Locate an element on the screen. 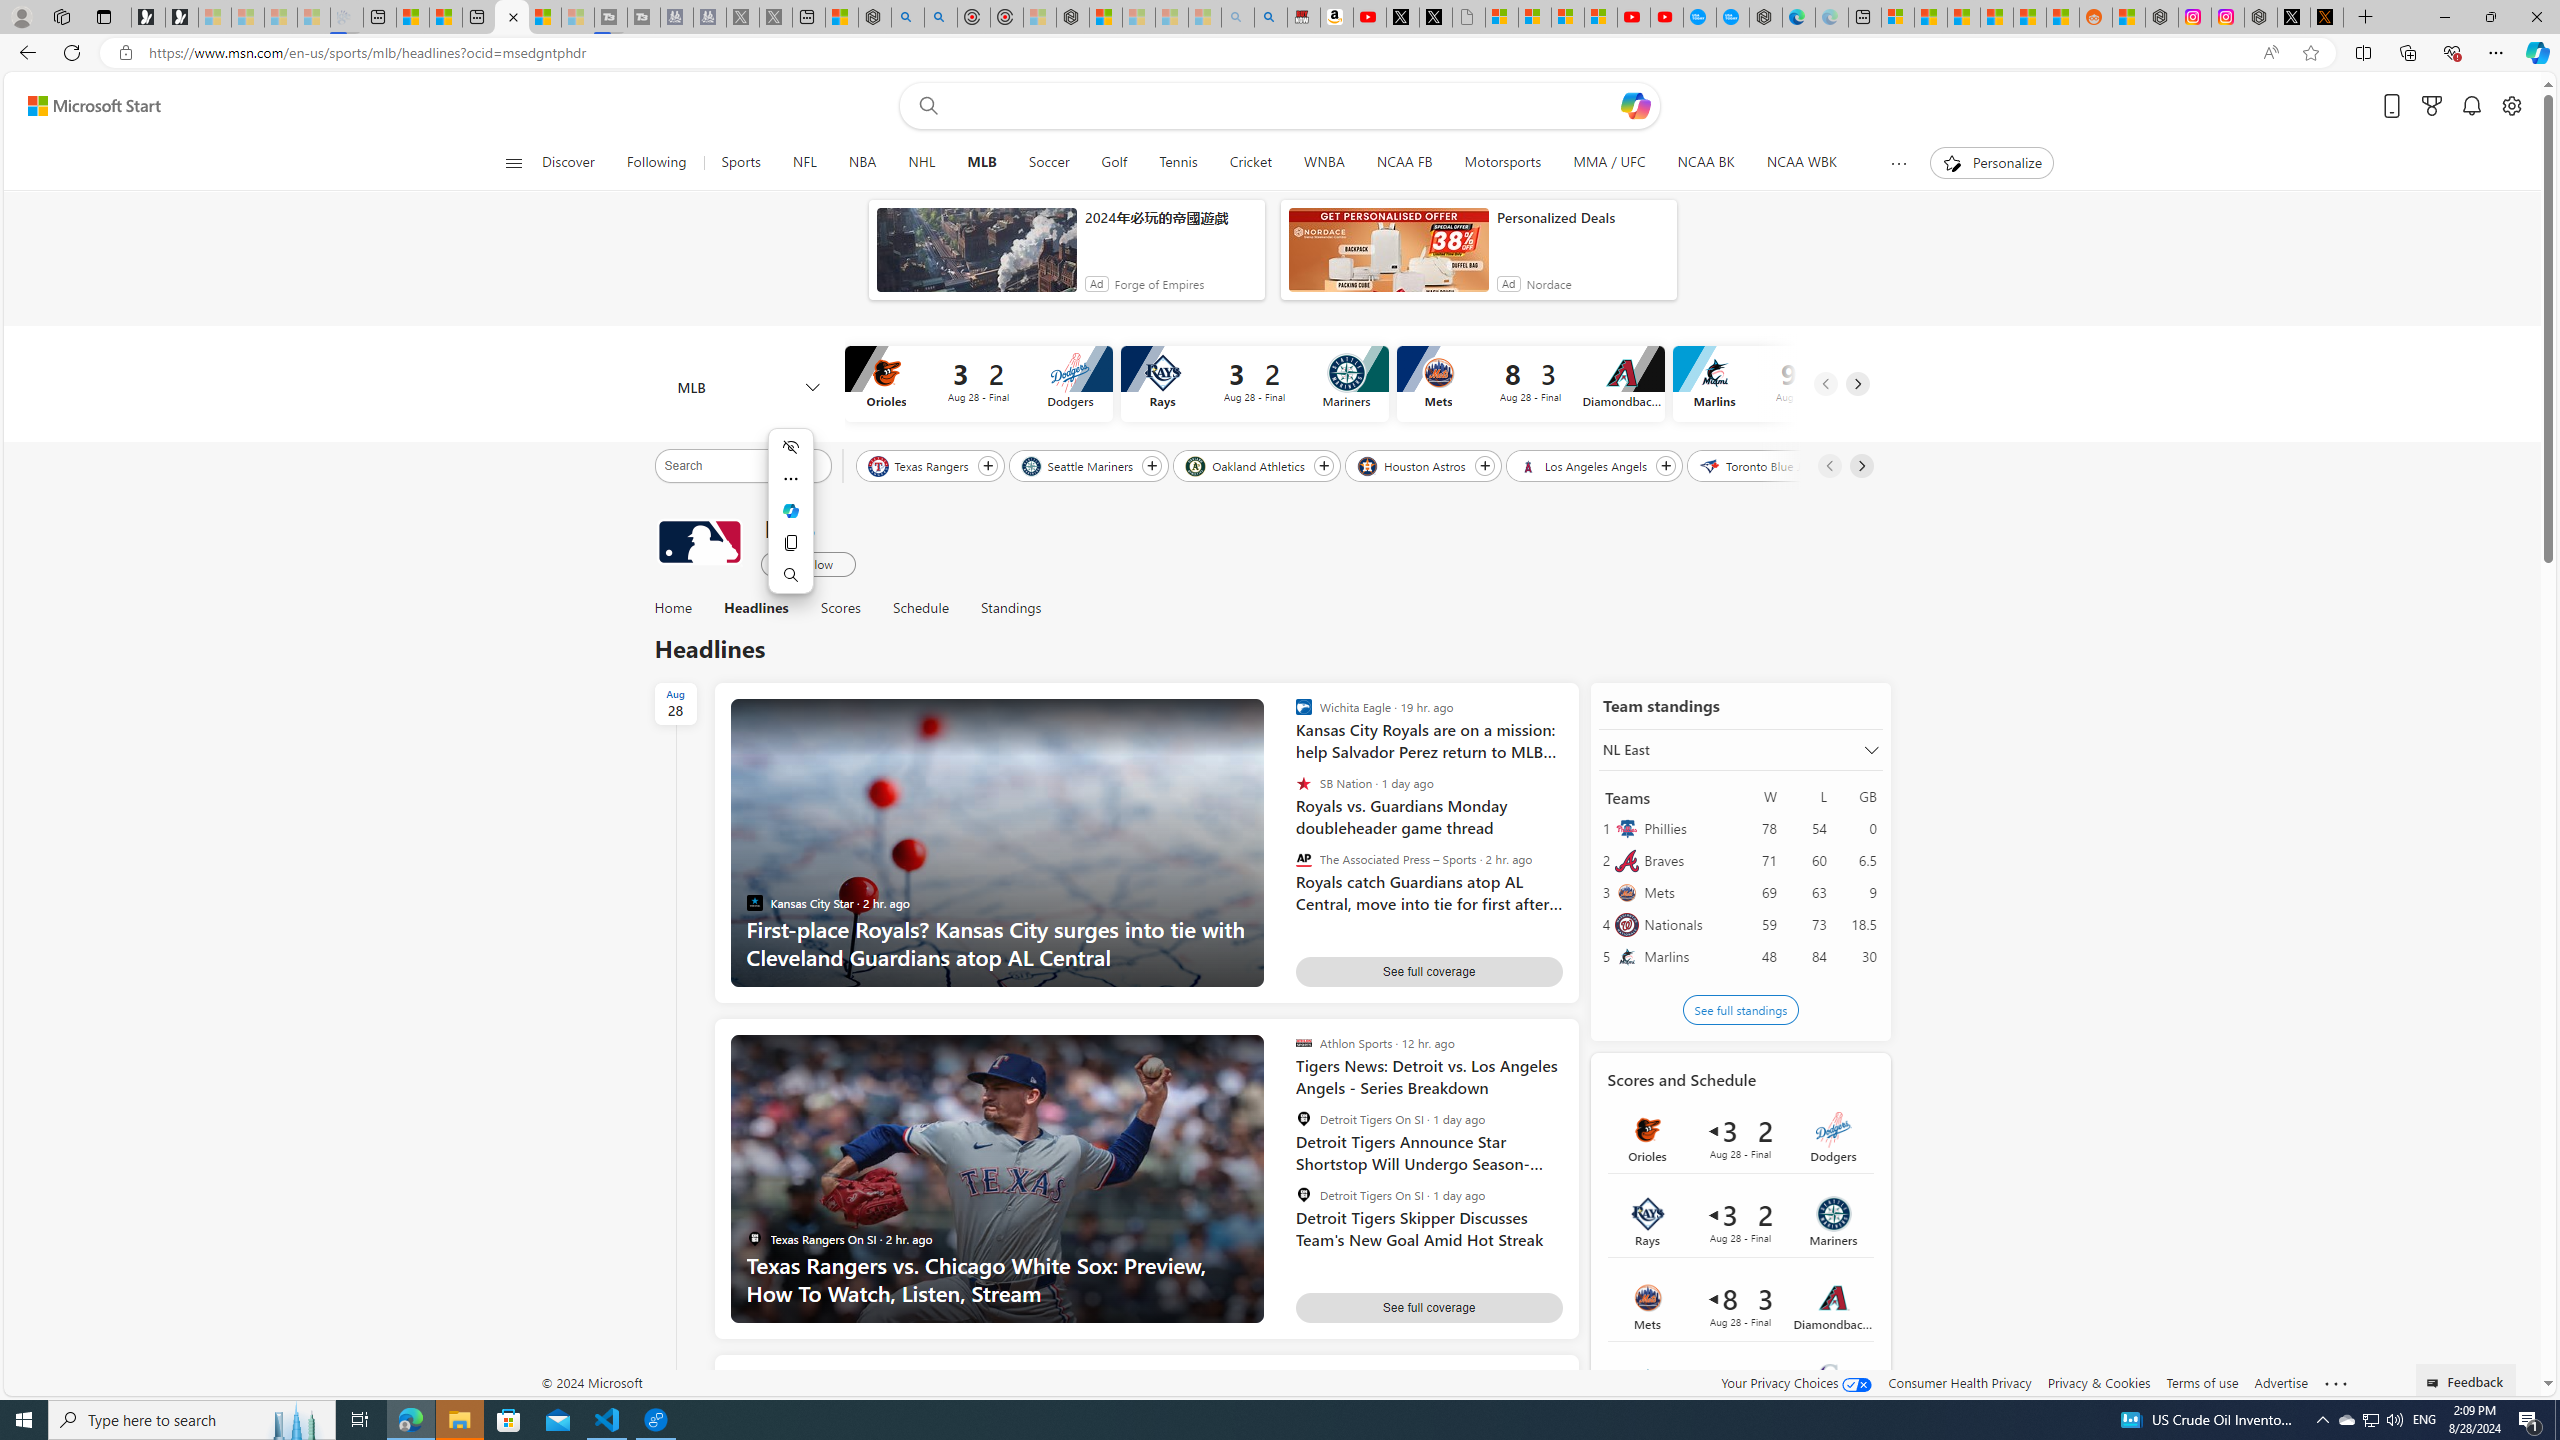  'NCAA BK' is located at coordinates (1705, 162).